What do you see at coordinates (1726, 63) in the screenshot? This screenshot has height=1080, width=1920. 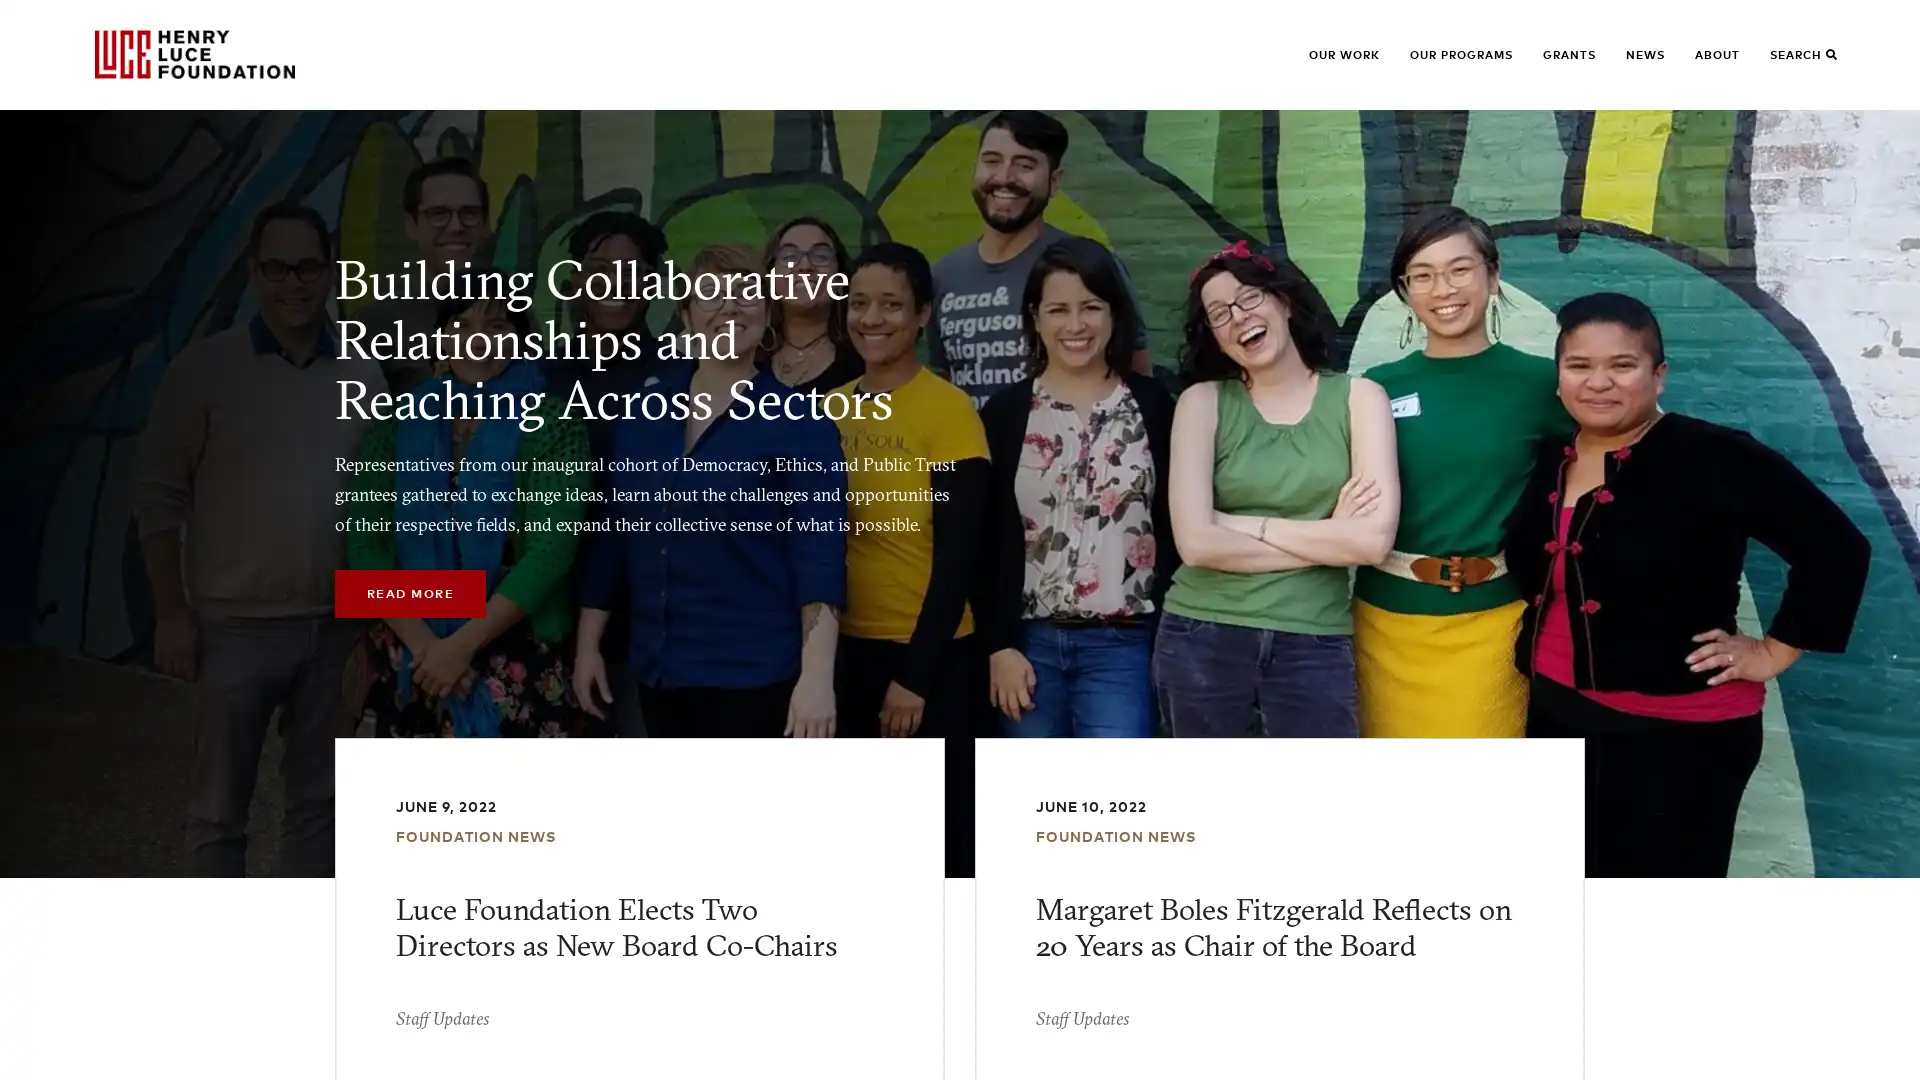 I see `SHOW SUBMENU FOR ABOUT` at bounding box center [1726, 63].